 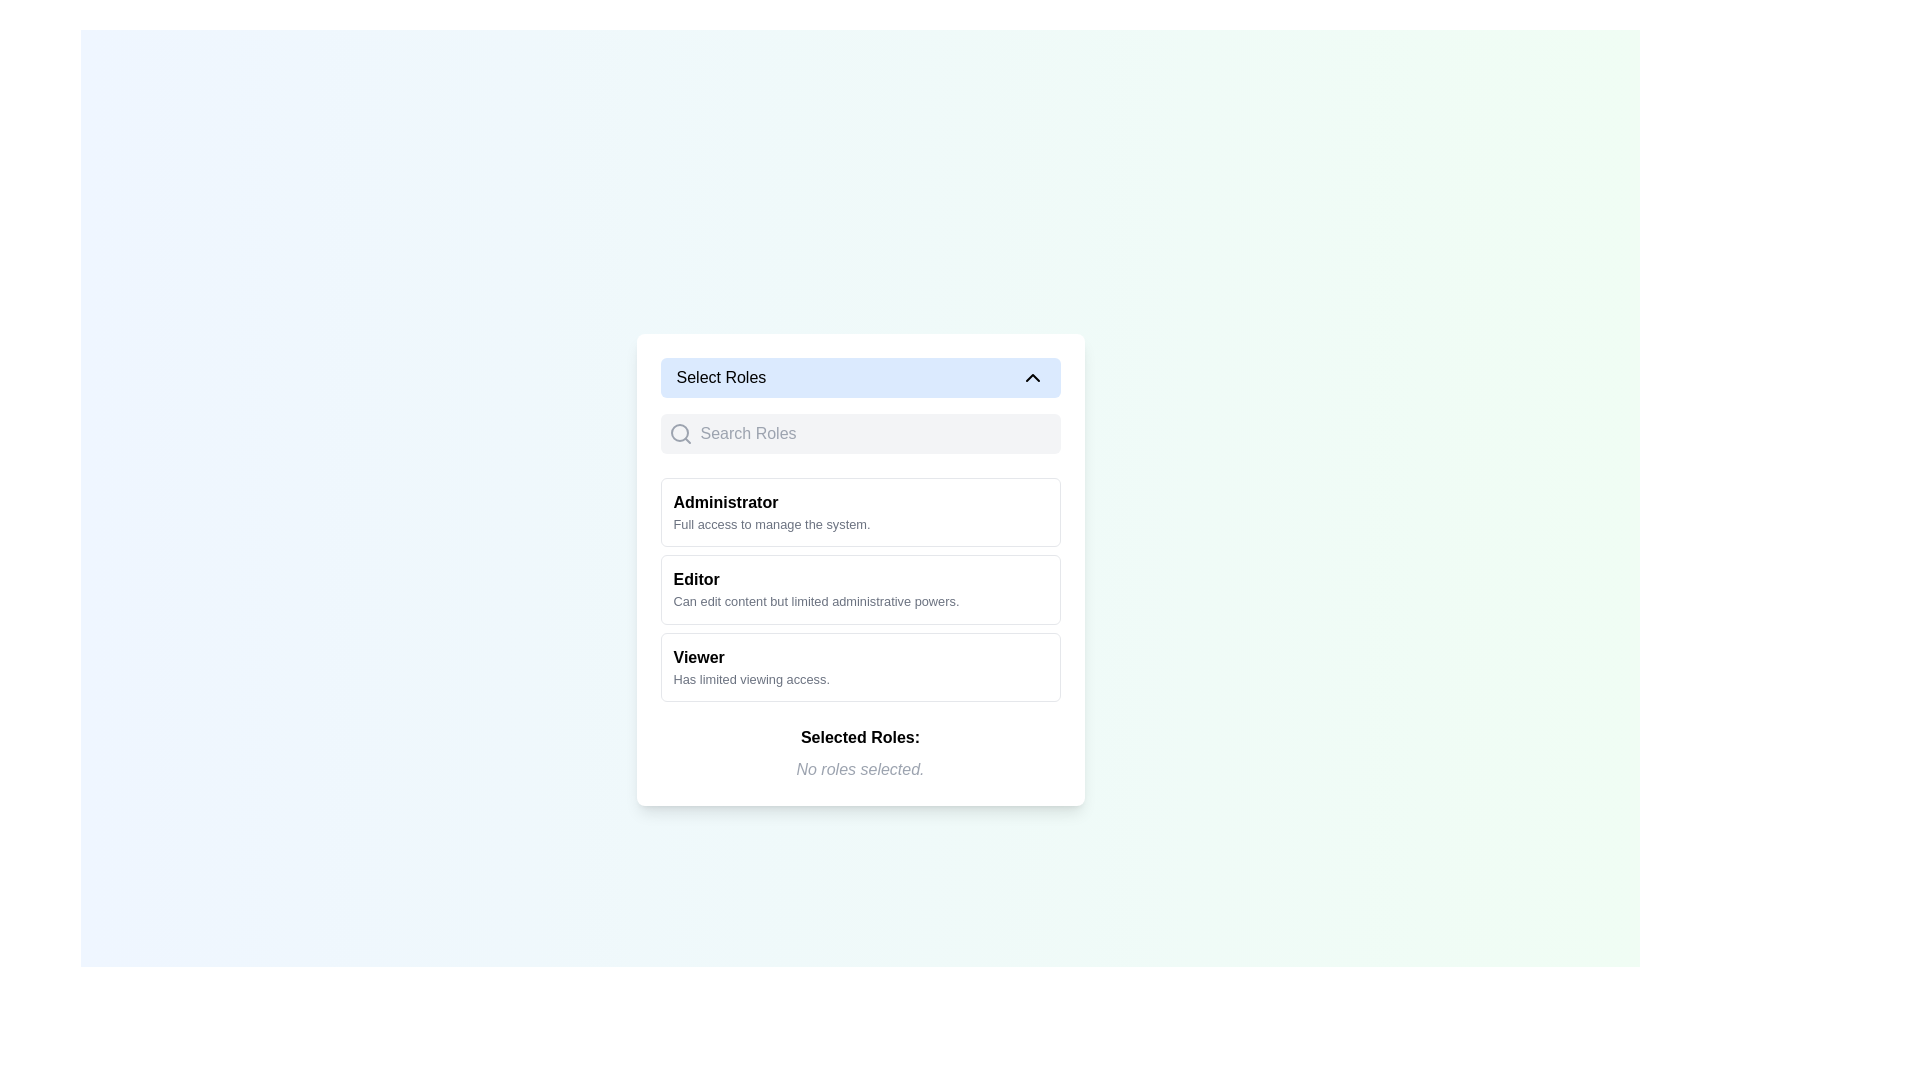 What do you see at coordinates (720, 378) in the screenshot?
I see `the label indicating the action or state of the dropdown menu, which is positioned to the left of the arrow icon in the dropdown header` at bounding box center [720, 378].